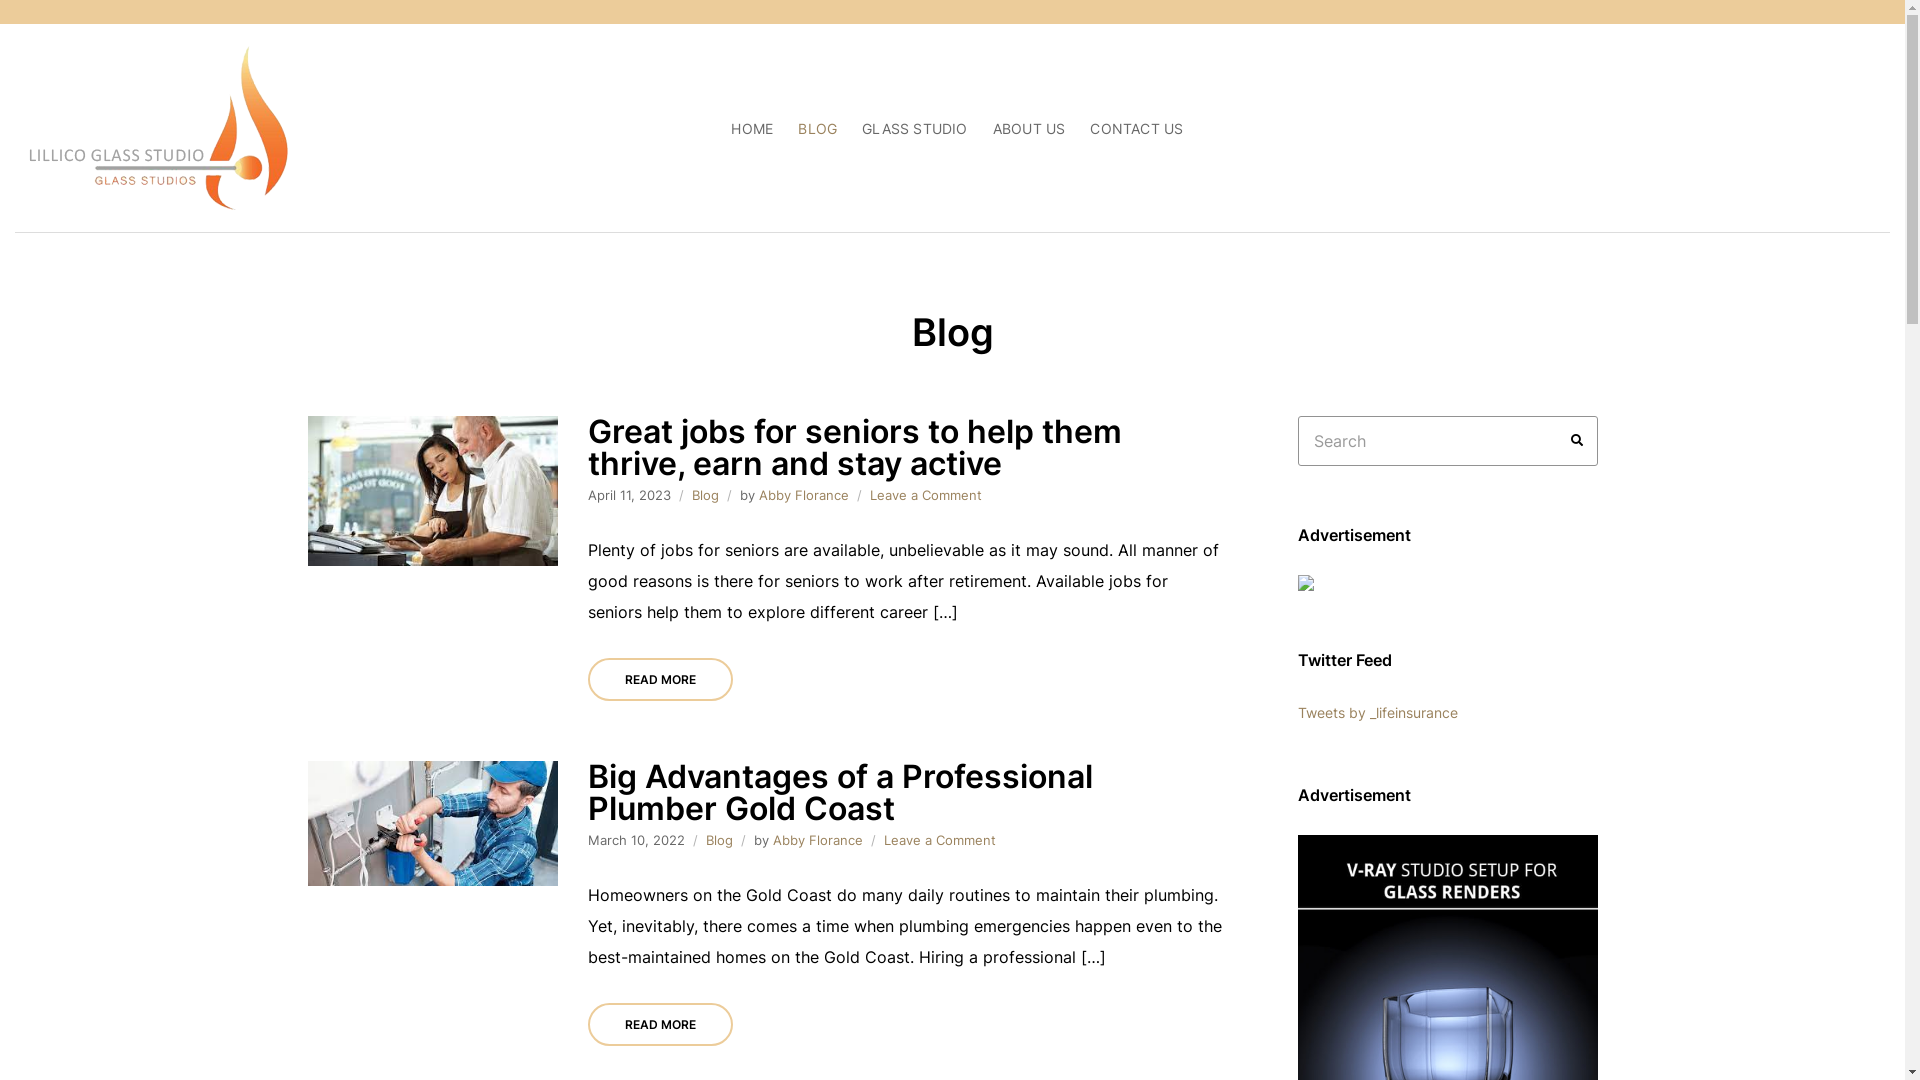  What do you see at coordinates (817, 128) in the screenshot?
I see `'BLOG'` at bounding box center [817, 128].